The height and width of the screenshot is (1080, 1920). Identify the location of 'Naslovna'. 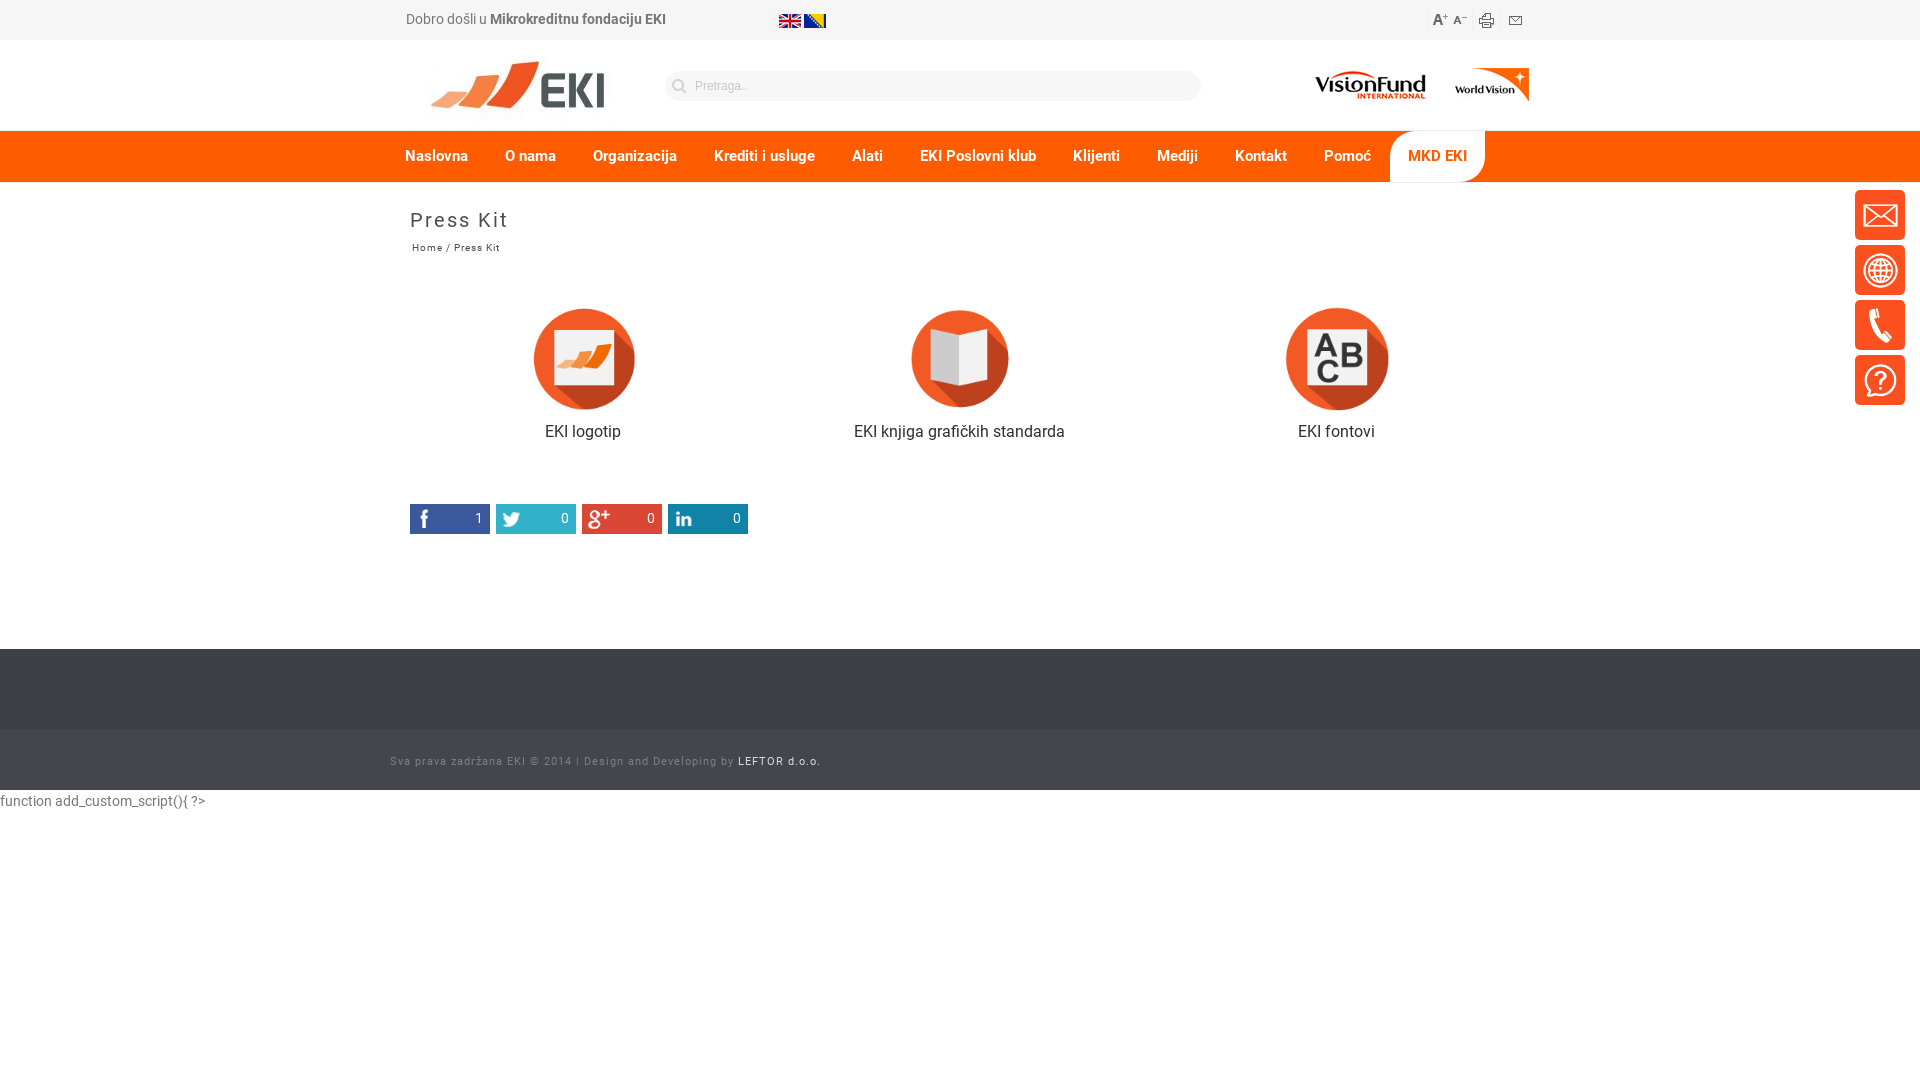
(435, 155).